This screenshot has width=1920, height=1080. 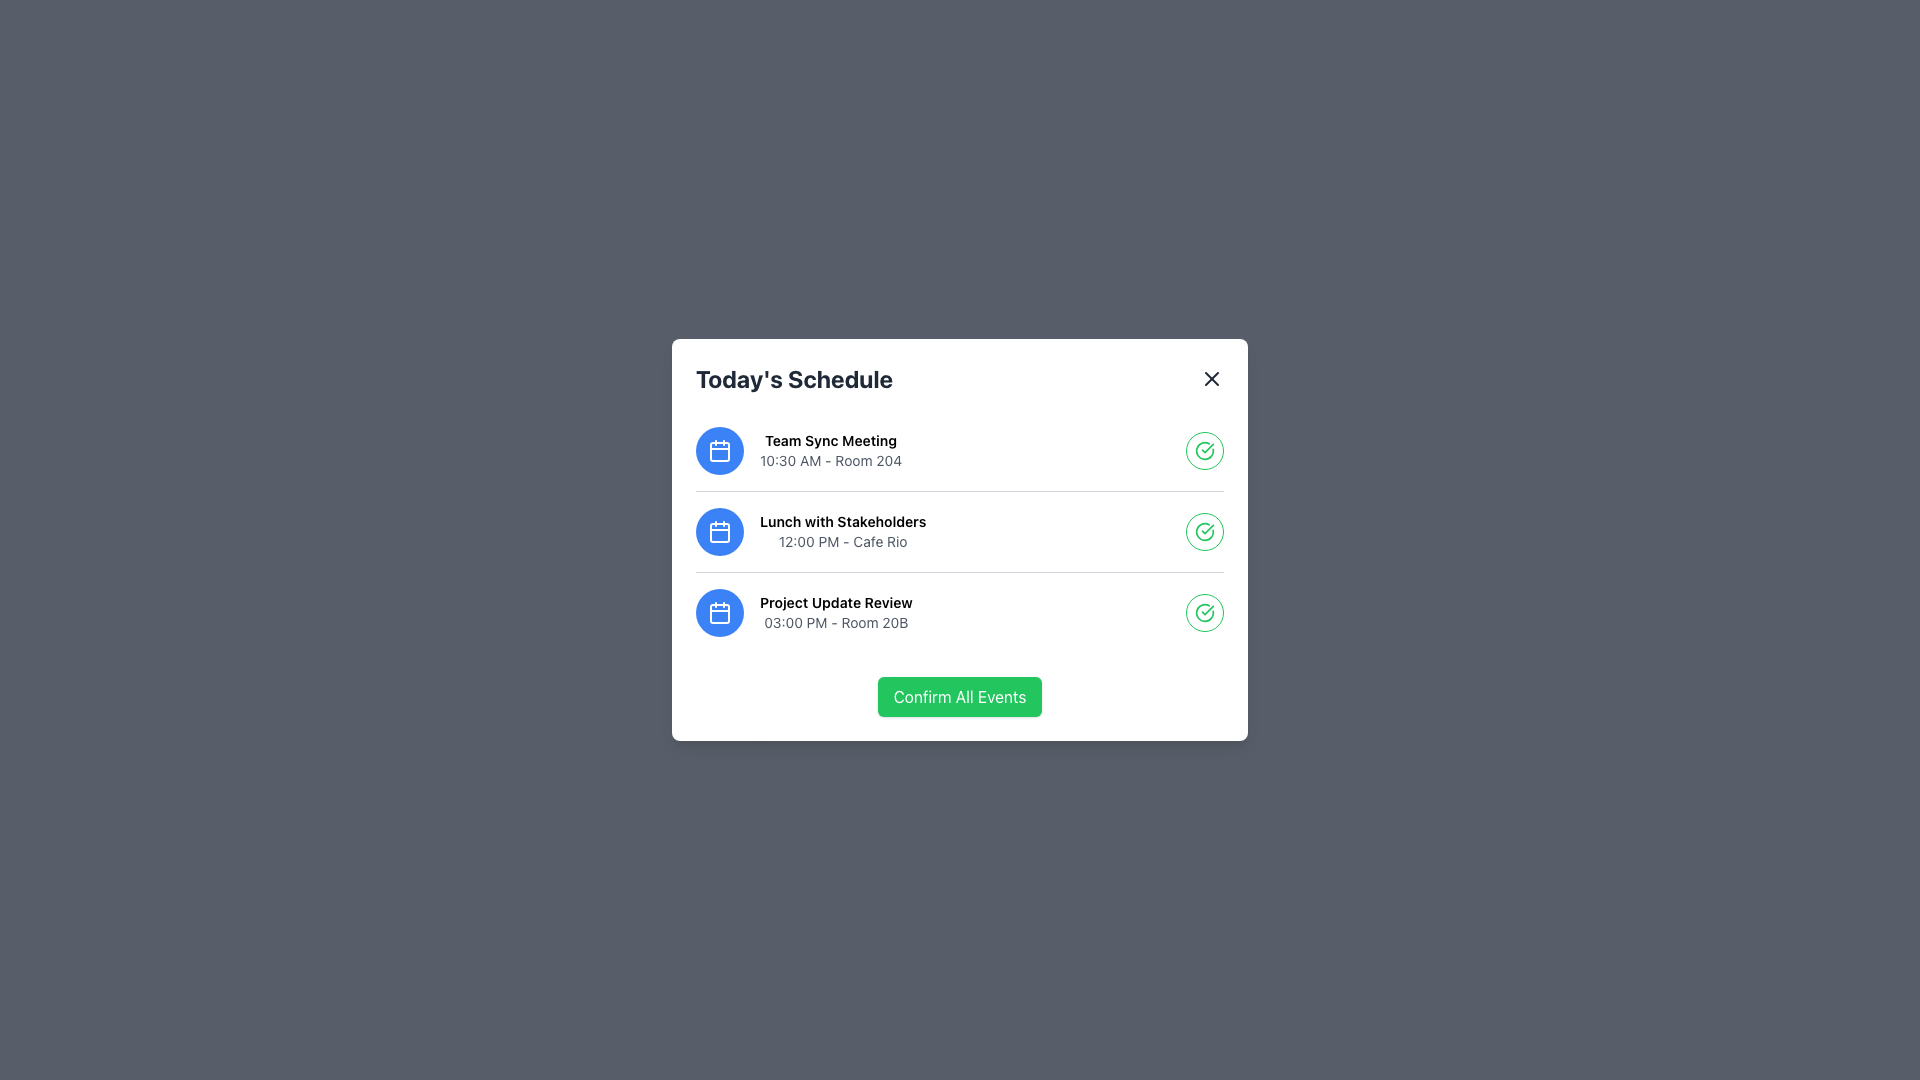 What do you see at coordinates (960, 696) in the screenshot?
I see `the green rectangular button labeled 'Confirm All Events'` at bounding box center [960, 696].